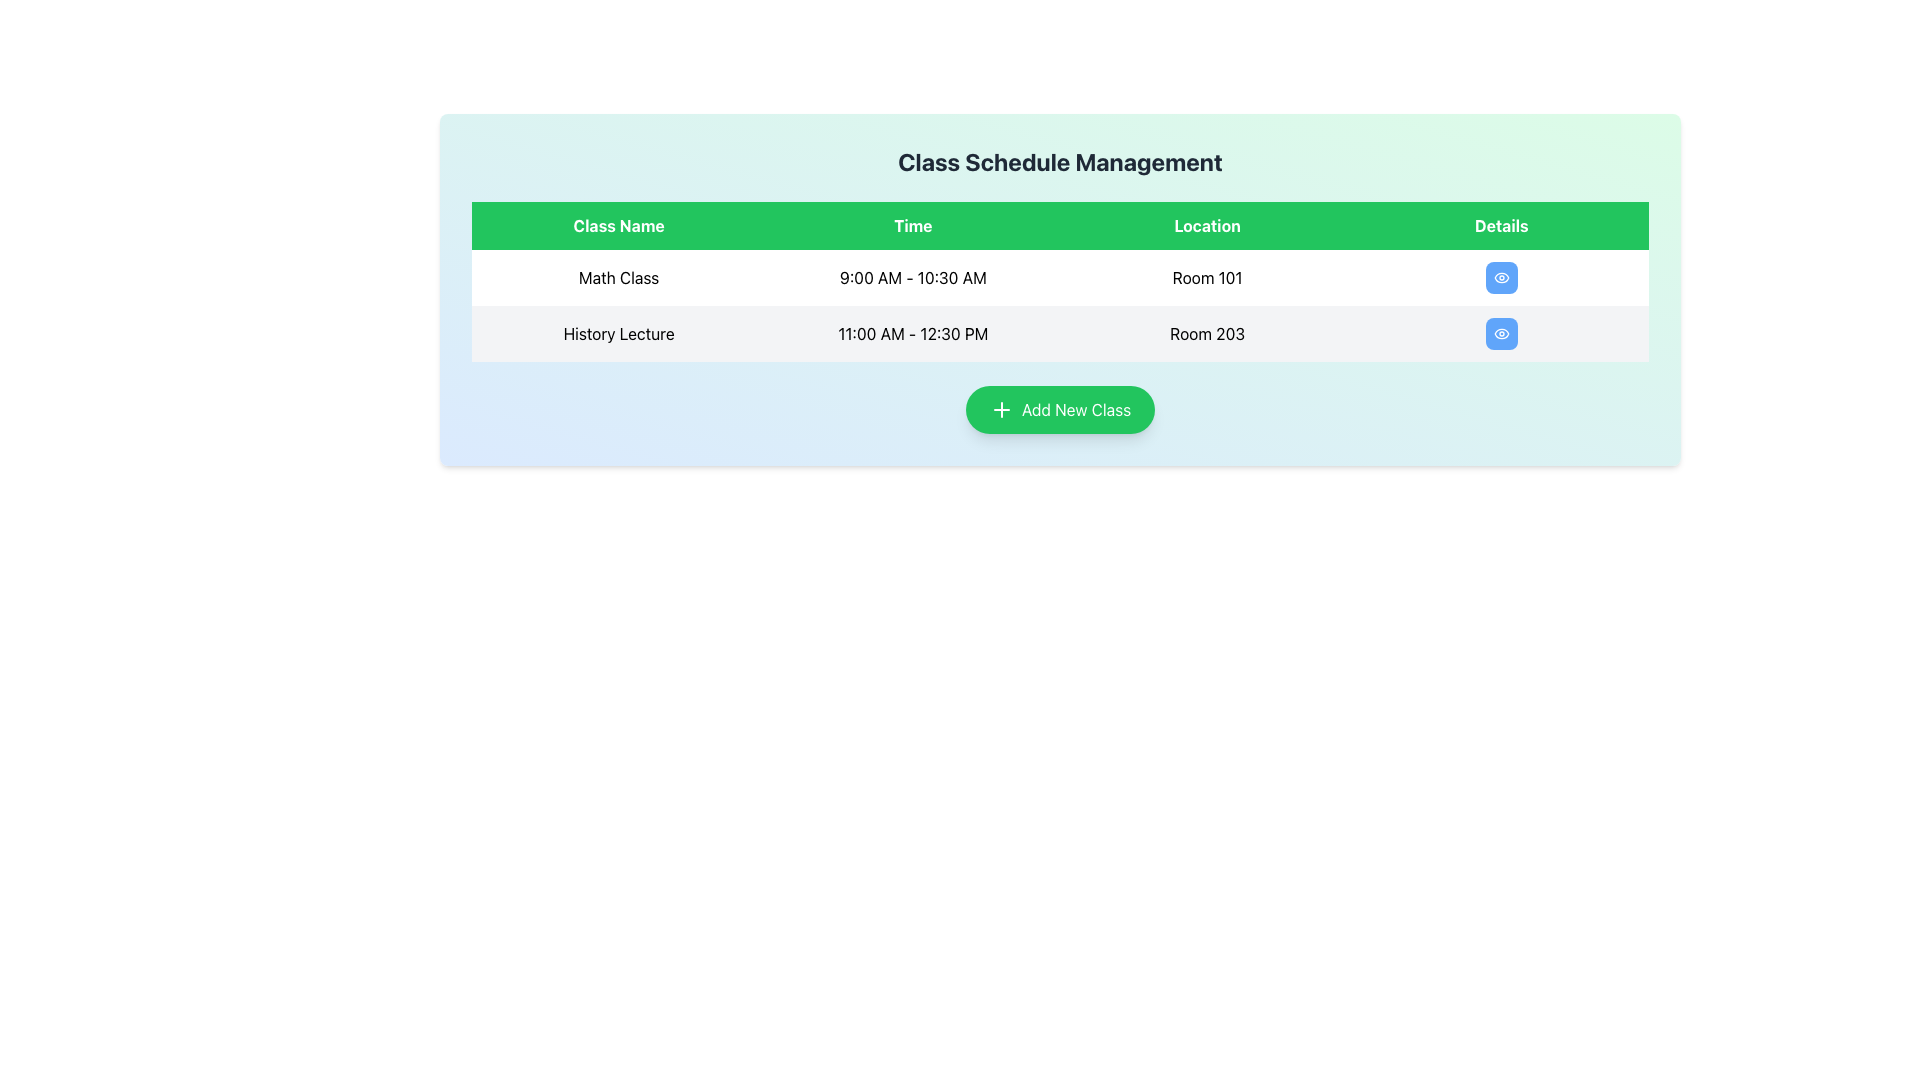 This screenshot has width=1920, height=1080. I want to click on the green 'Add New Class' button located at the bottom of the schedule management interface, so click(1059, 408).